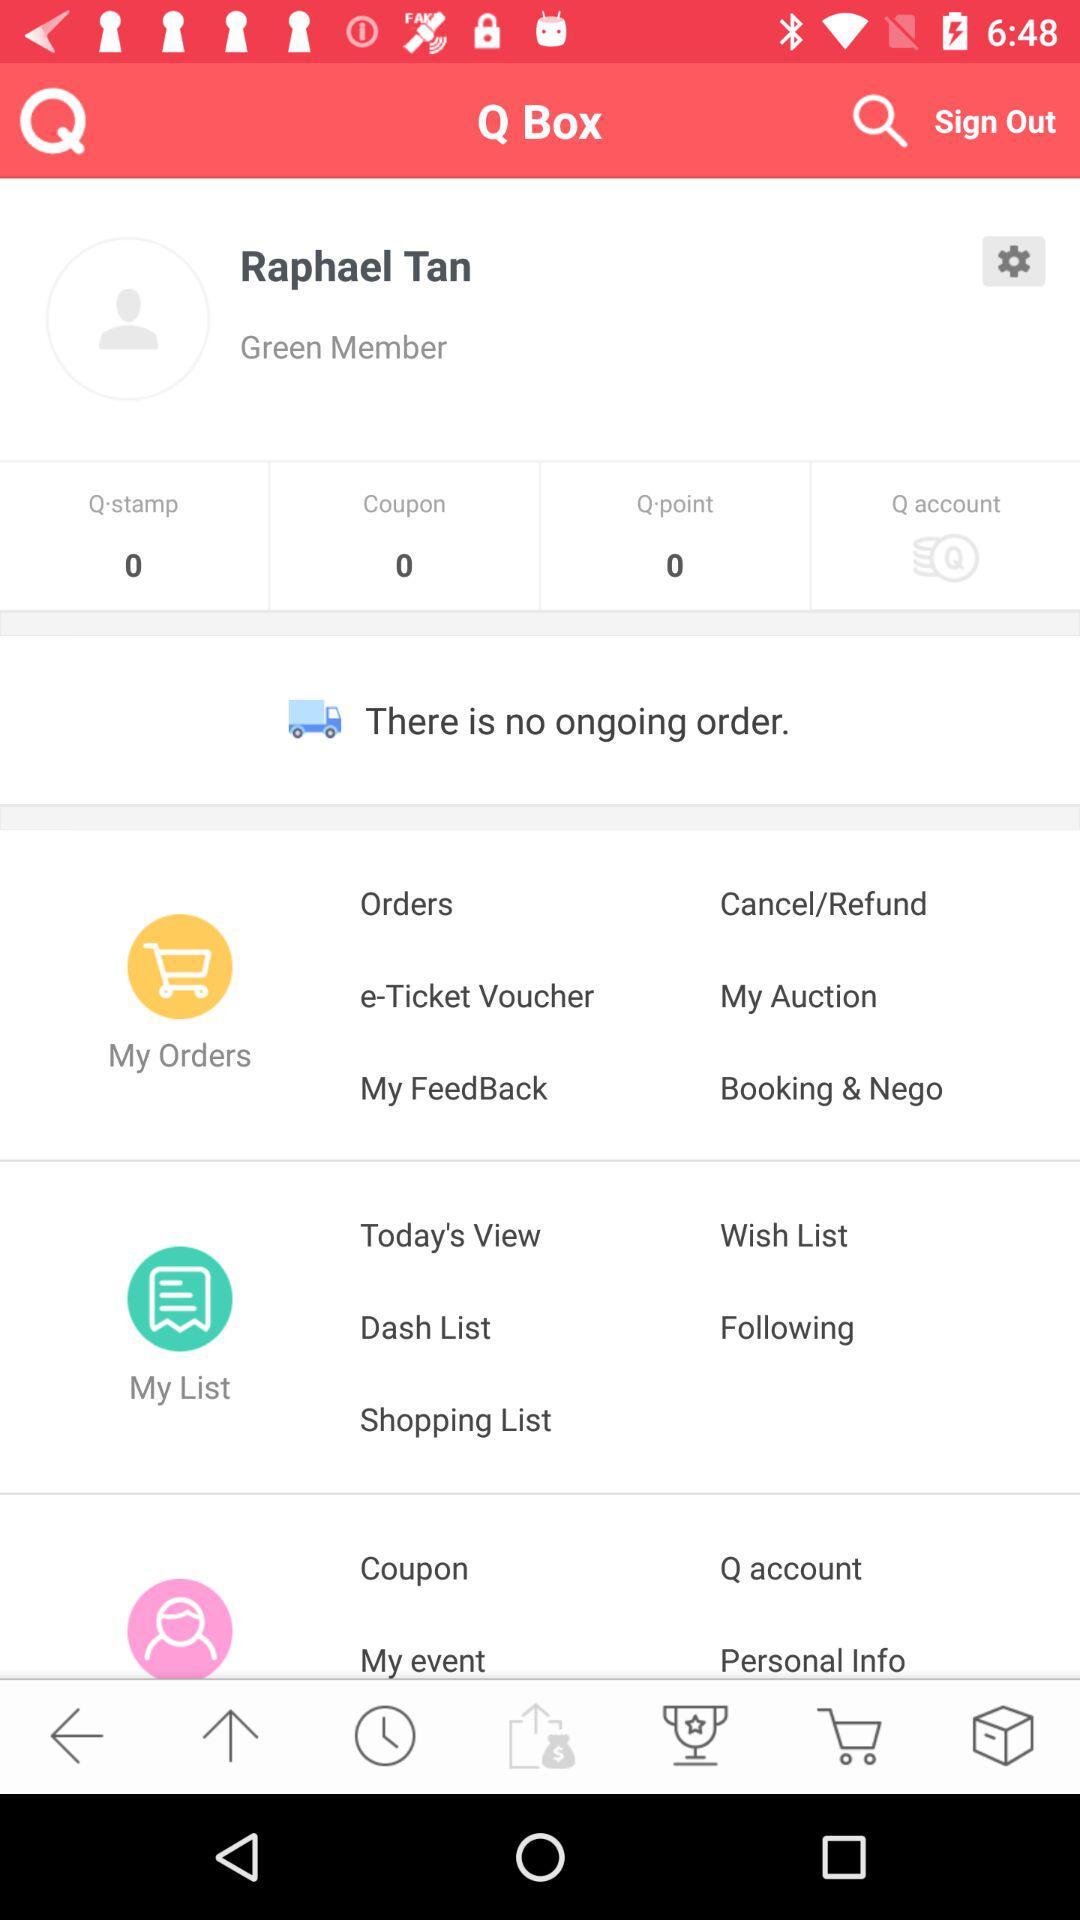  What do you see at coordinates (229, 1734) in the screenshot?
I see `the arrow_upward icon` at bounding box center [229, 1734].